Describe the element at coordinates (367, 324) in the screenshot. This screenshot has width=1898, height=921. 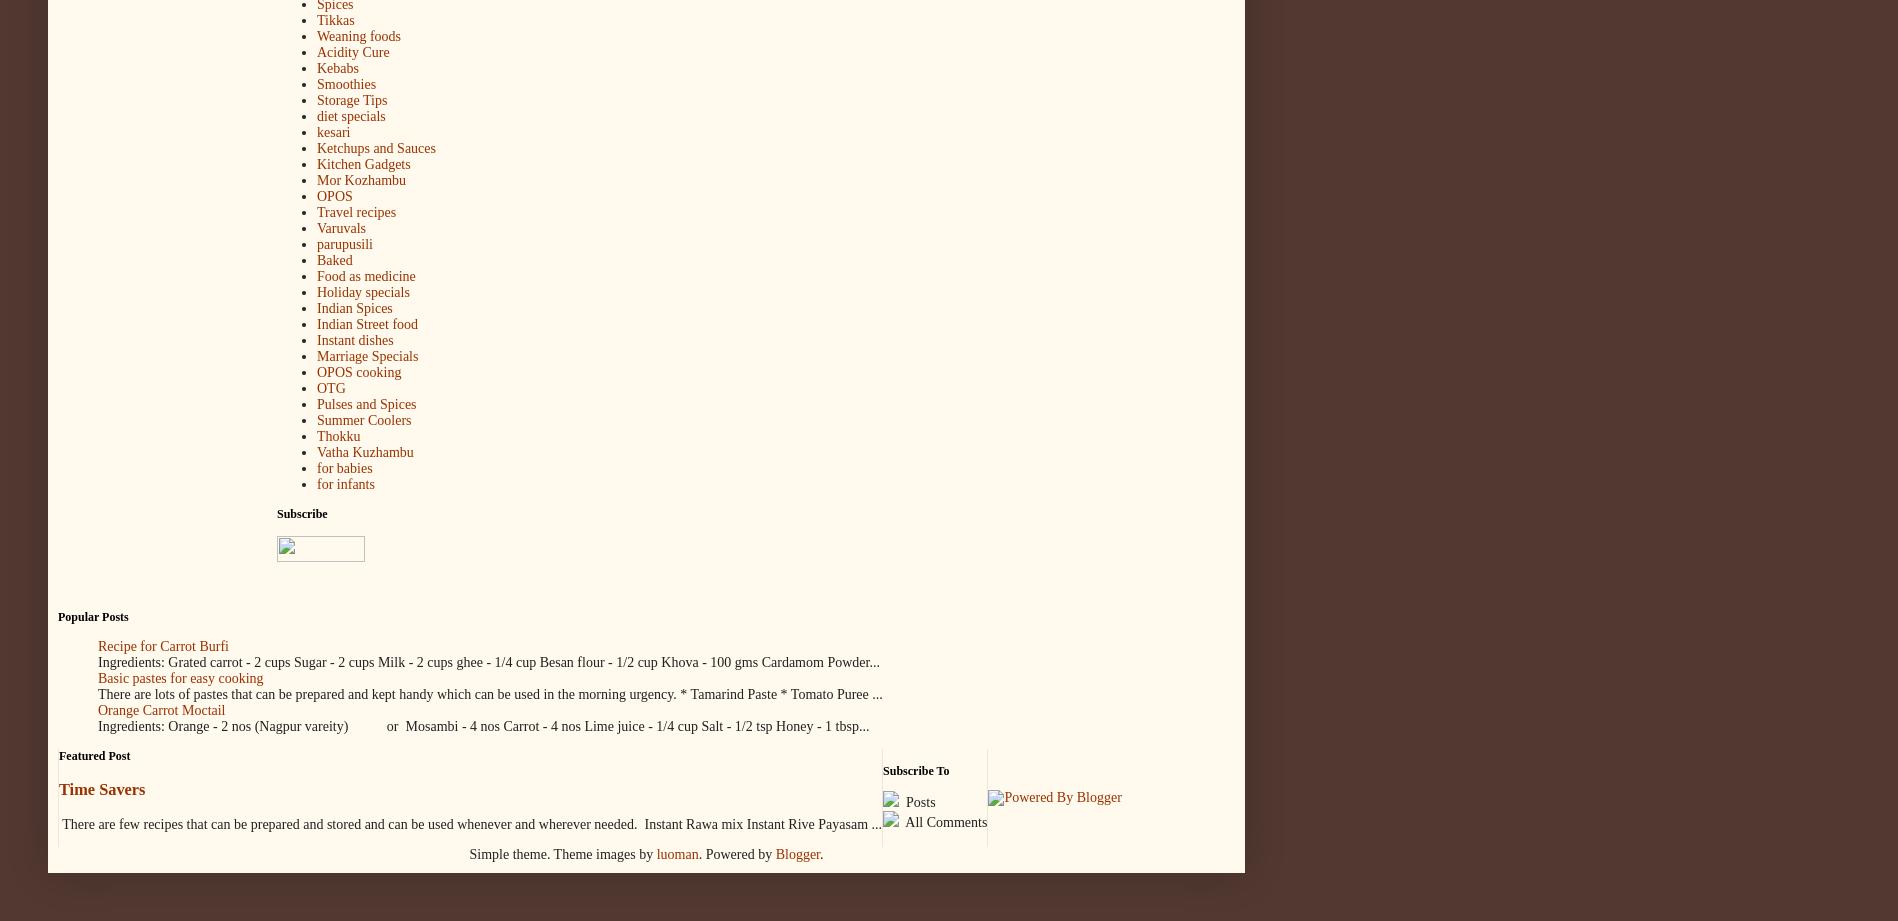
I see `'Indian Street food'` at that location.